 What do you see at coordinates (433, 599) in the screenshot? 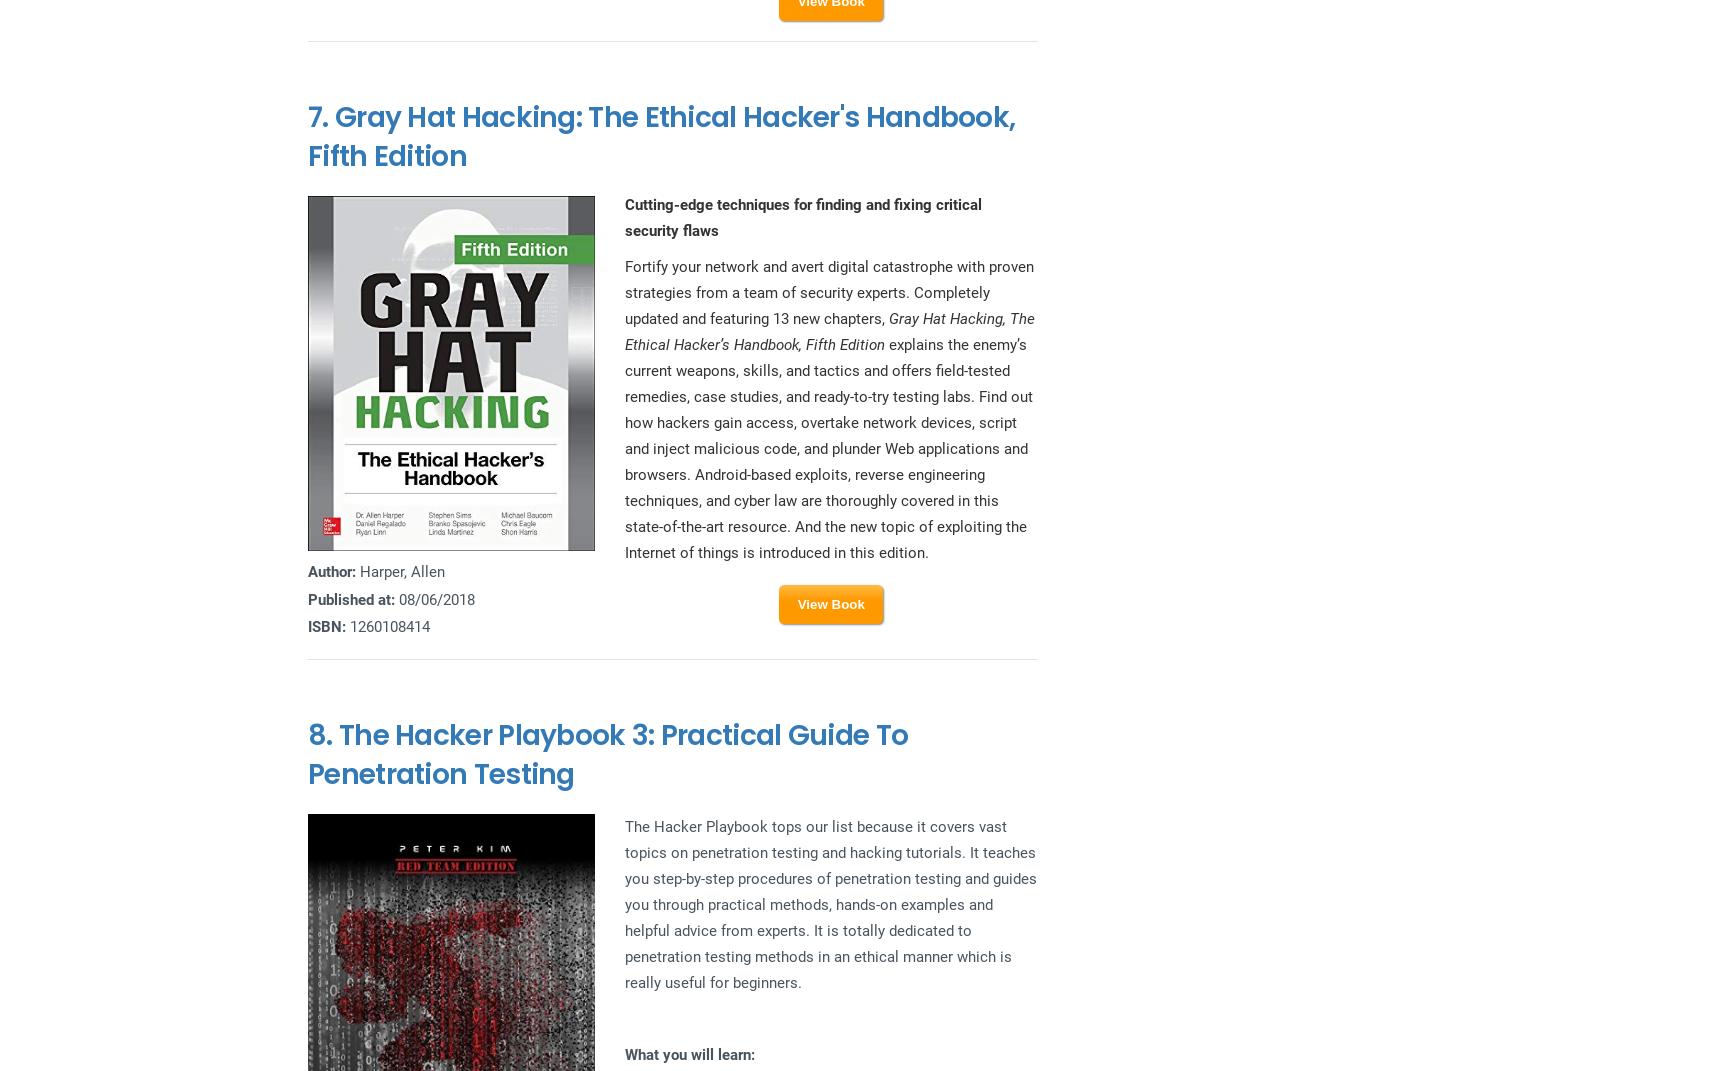
I see `'08/06/2018'` at bounding box center [433, 599].